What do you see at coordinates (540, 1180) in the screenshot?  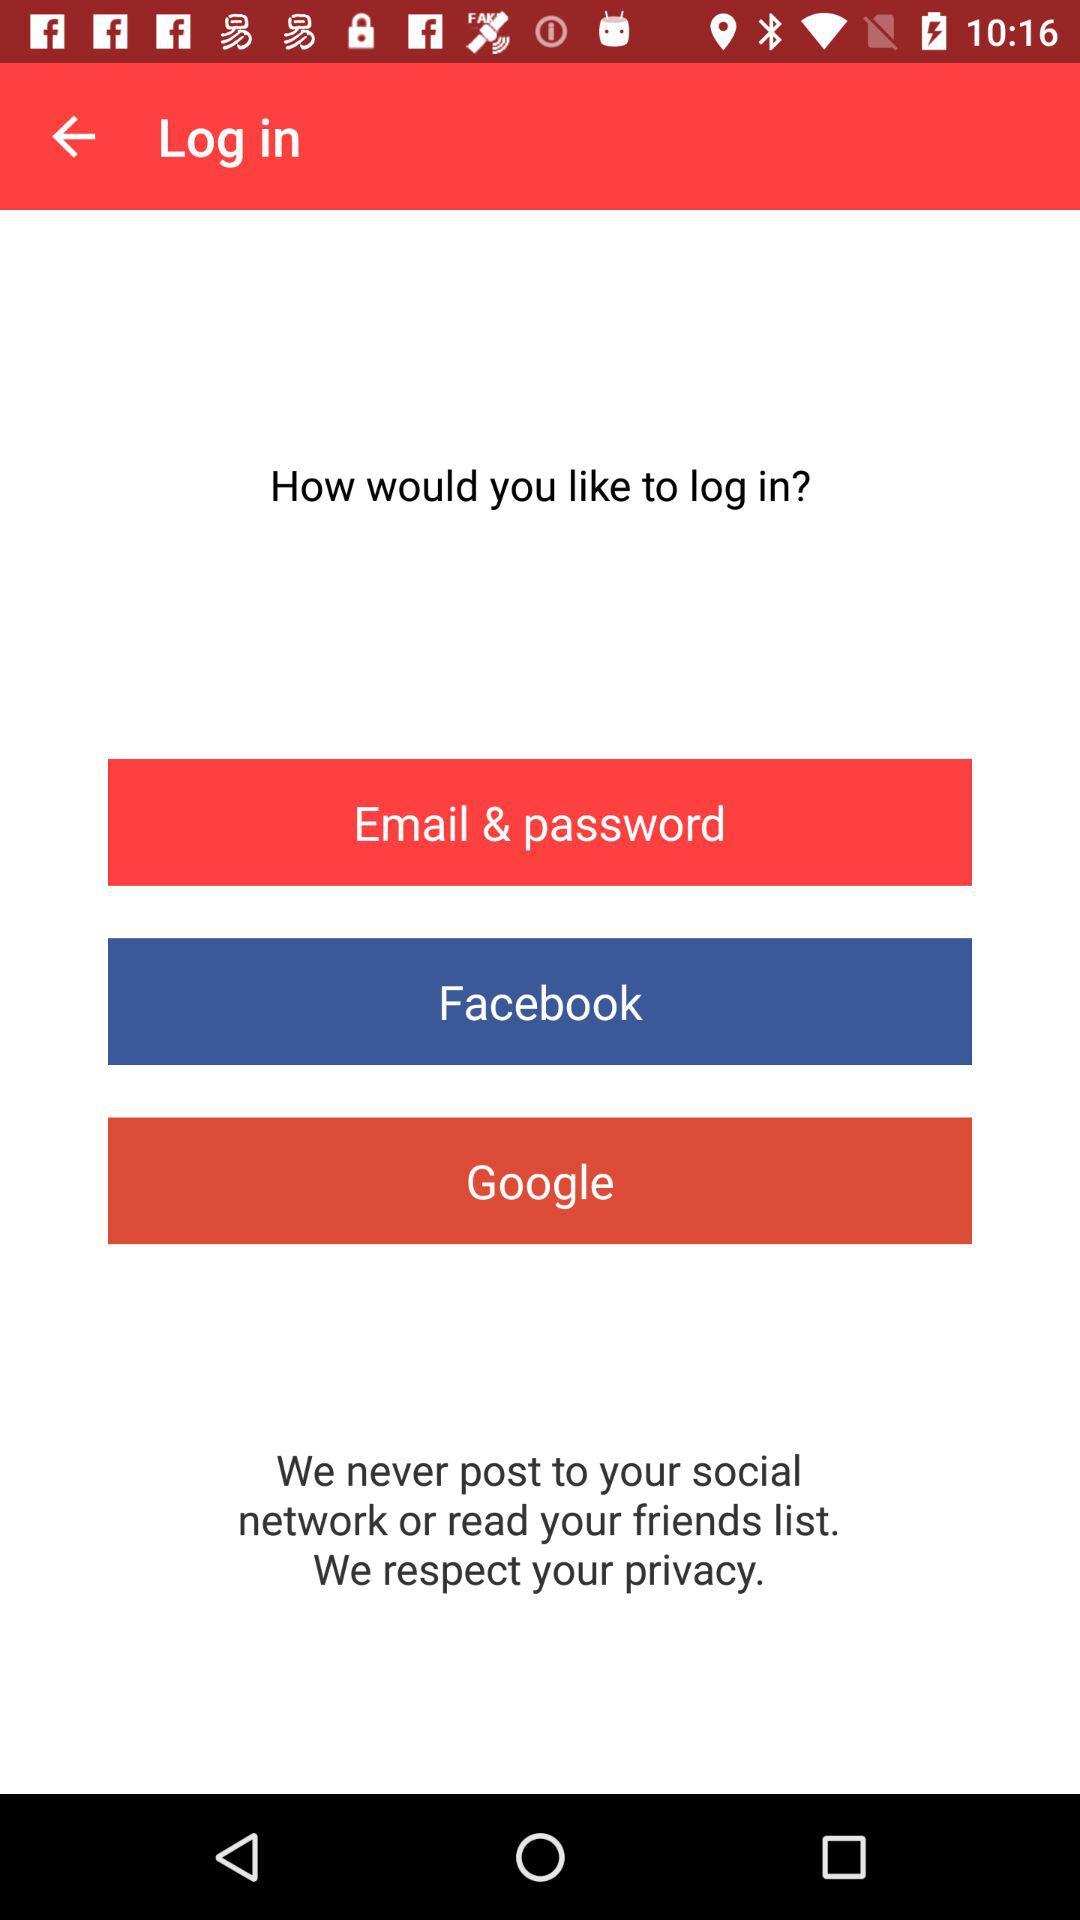 I see `item below facebook icon` at bounding box center [540, 1180].